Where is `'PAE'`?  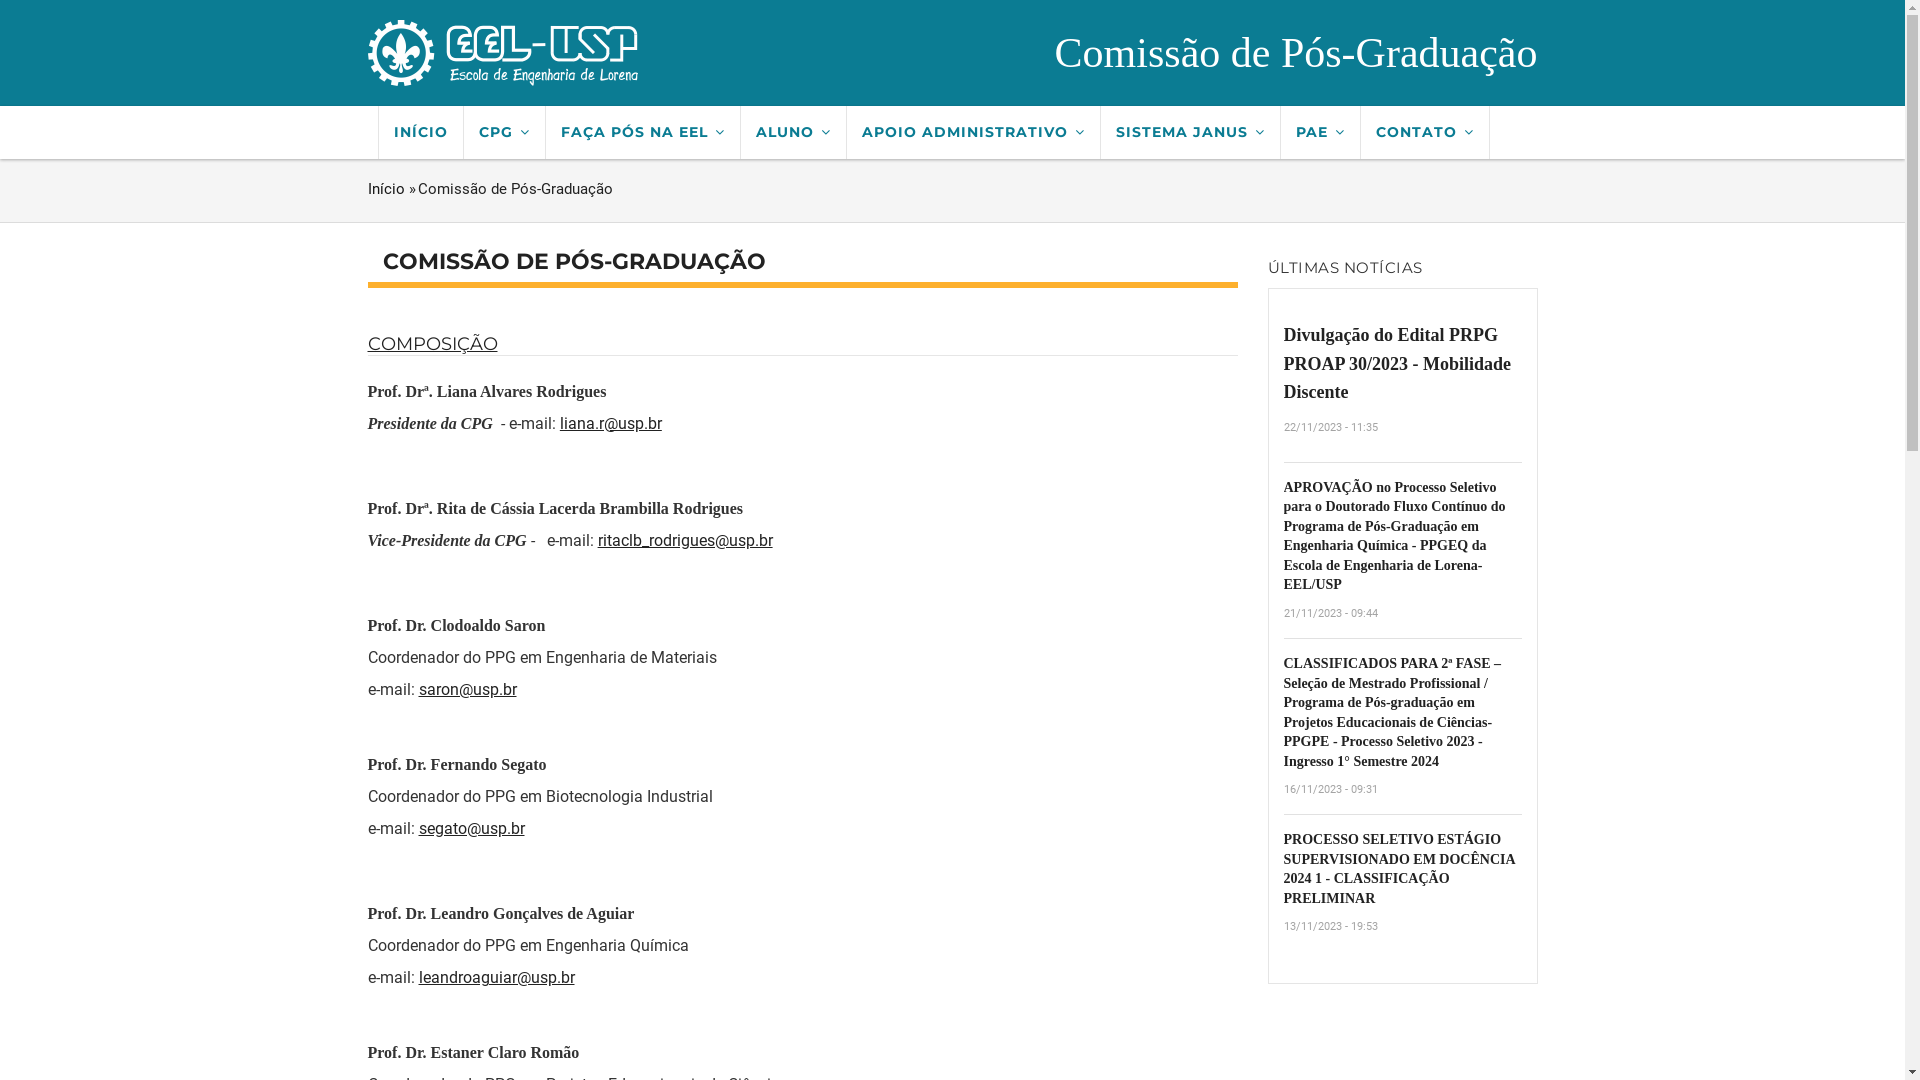
'PAE' is located at coordinates (1320, 132).